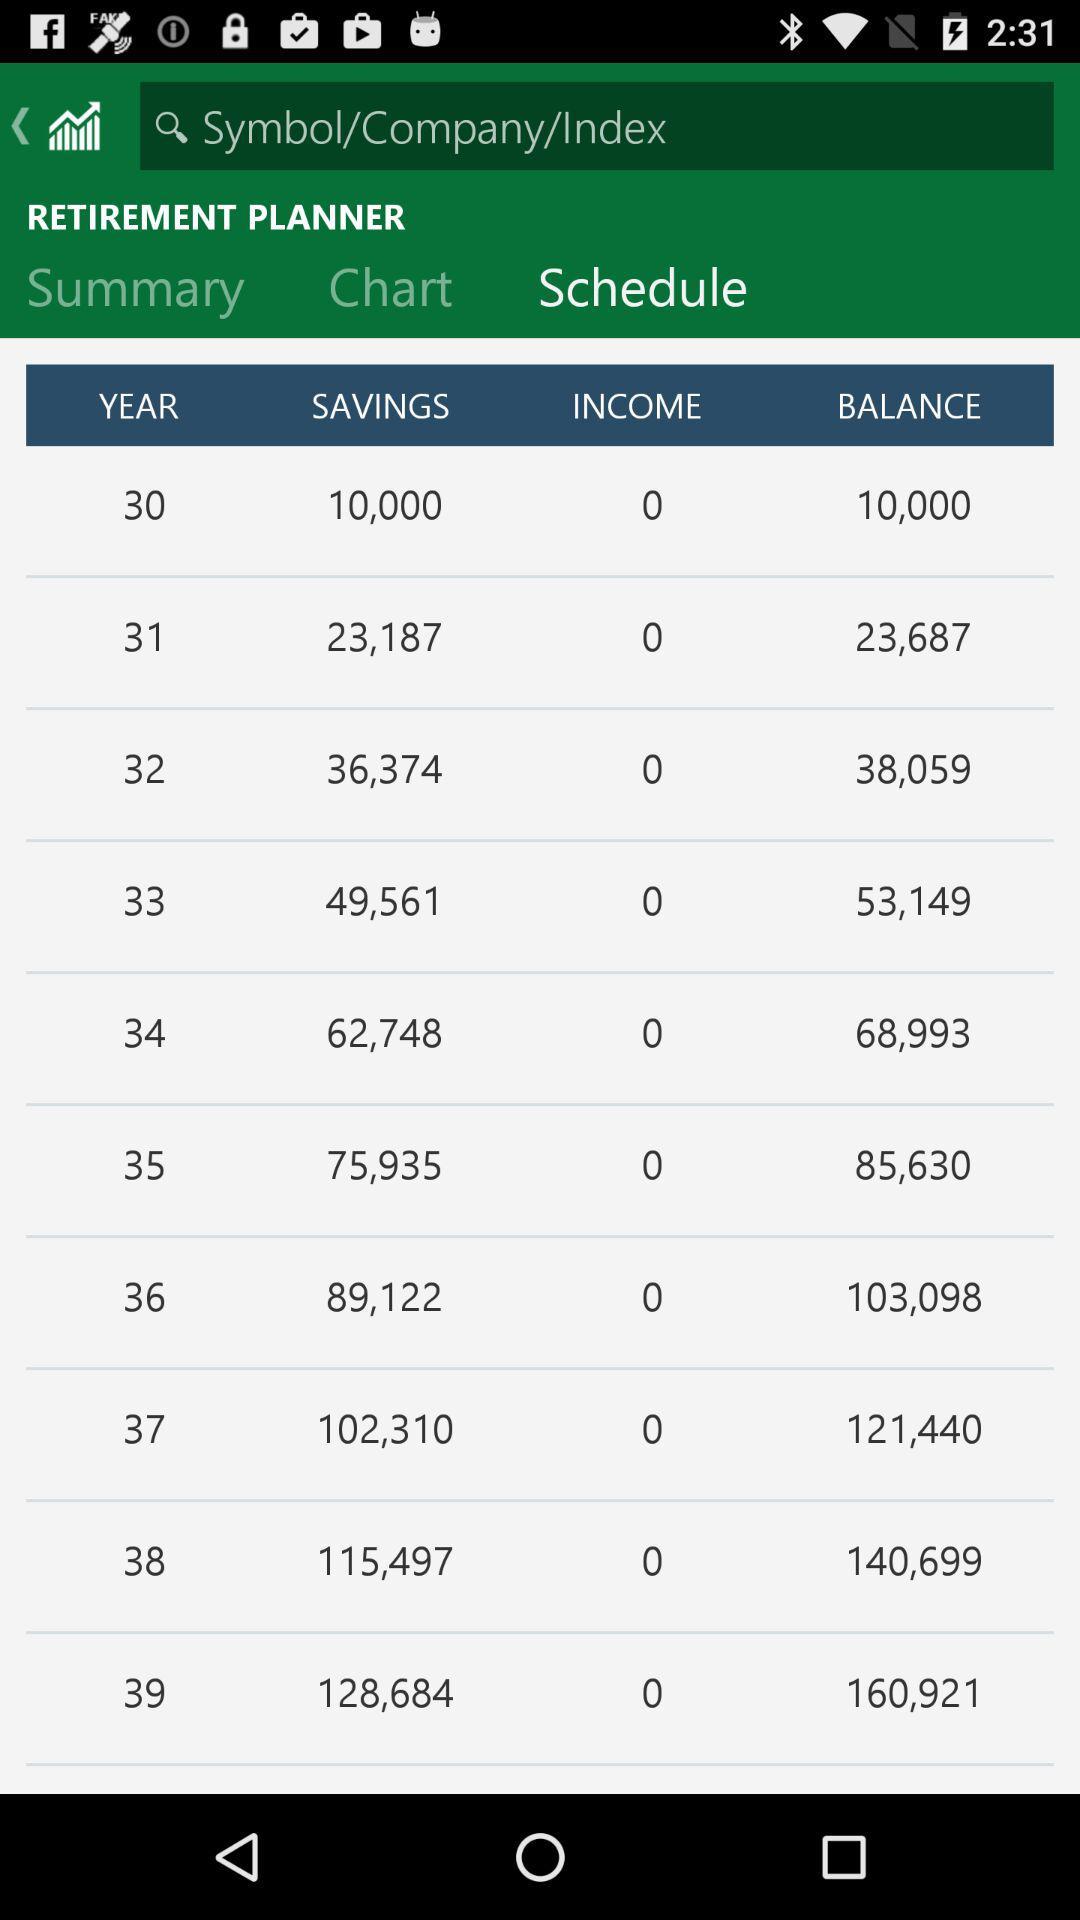  Describe the element at coordinates (405, 290) in the screenshot. I see `the chart item` at that location.